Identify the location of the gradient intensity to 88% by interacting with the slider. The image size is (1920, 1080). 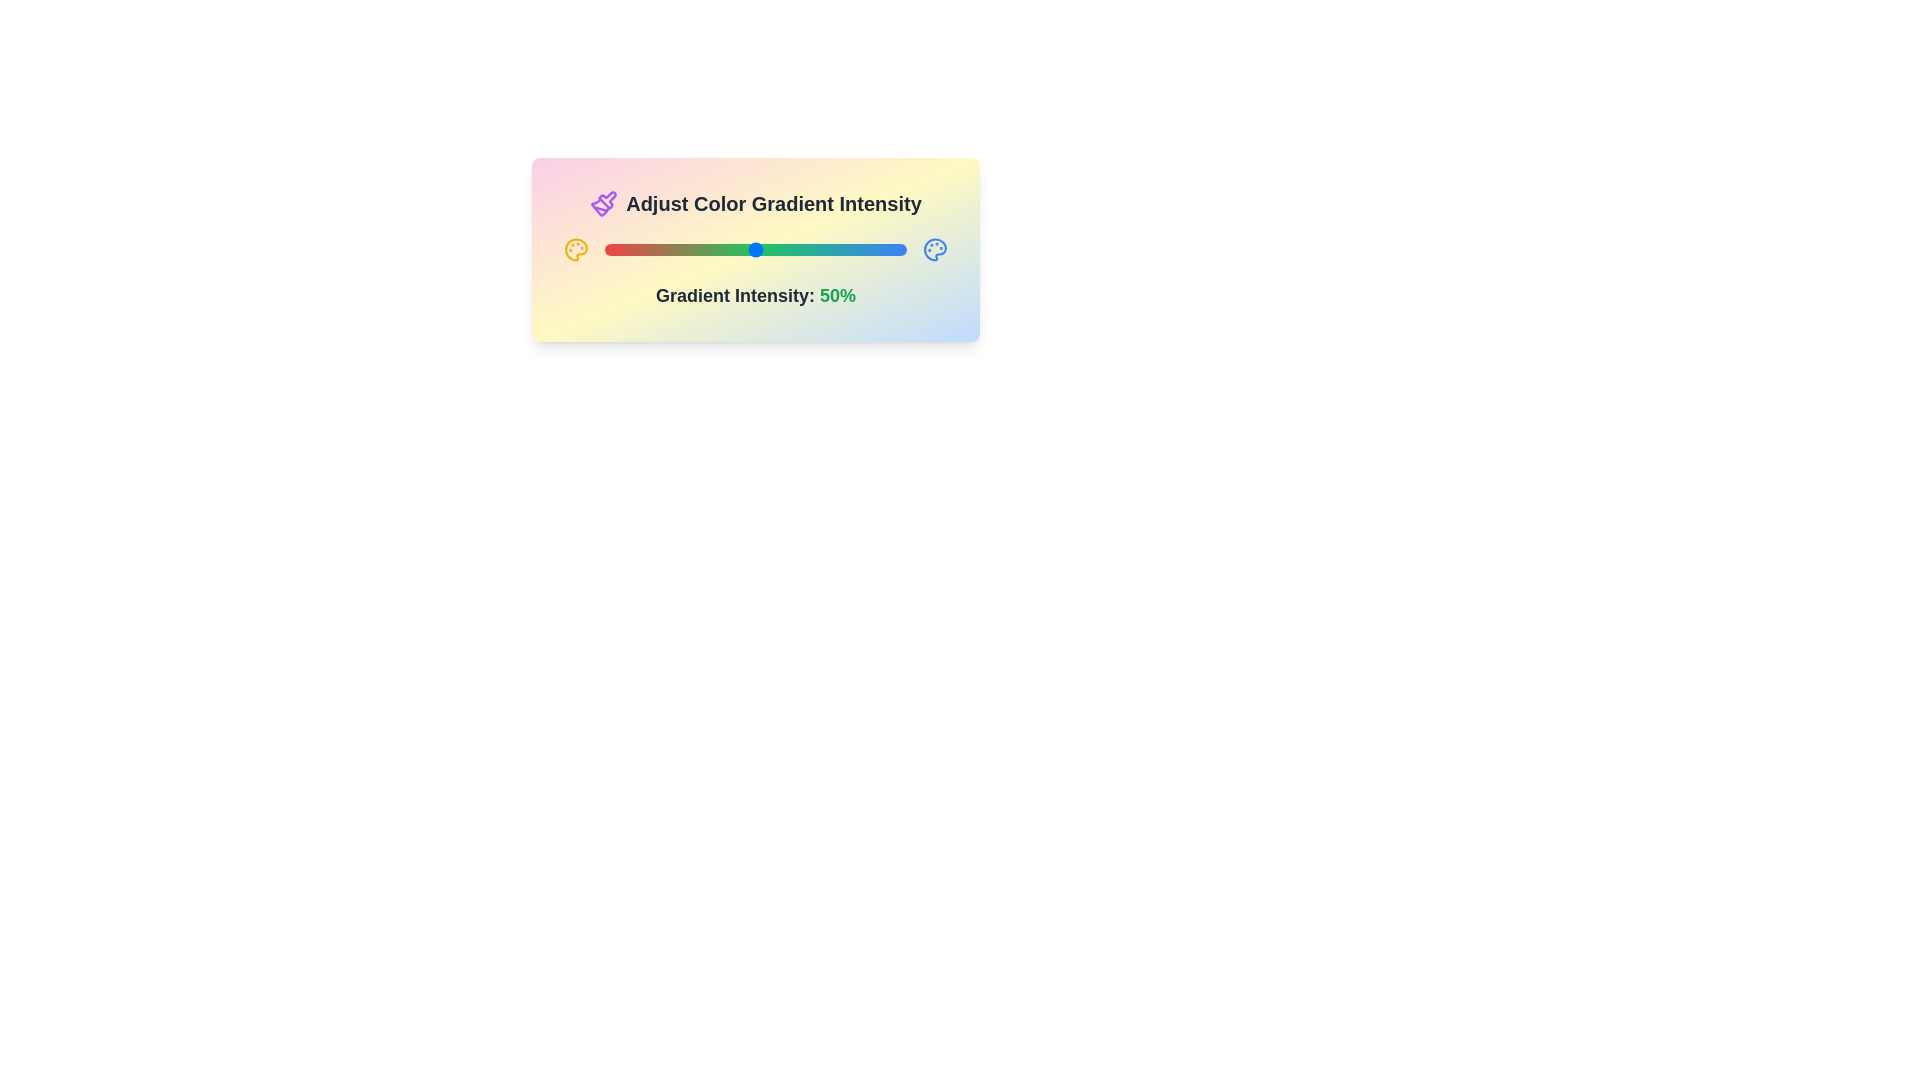
(870, 249).